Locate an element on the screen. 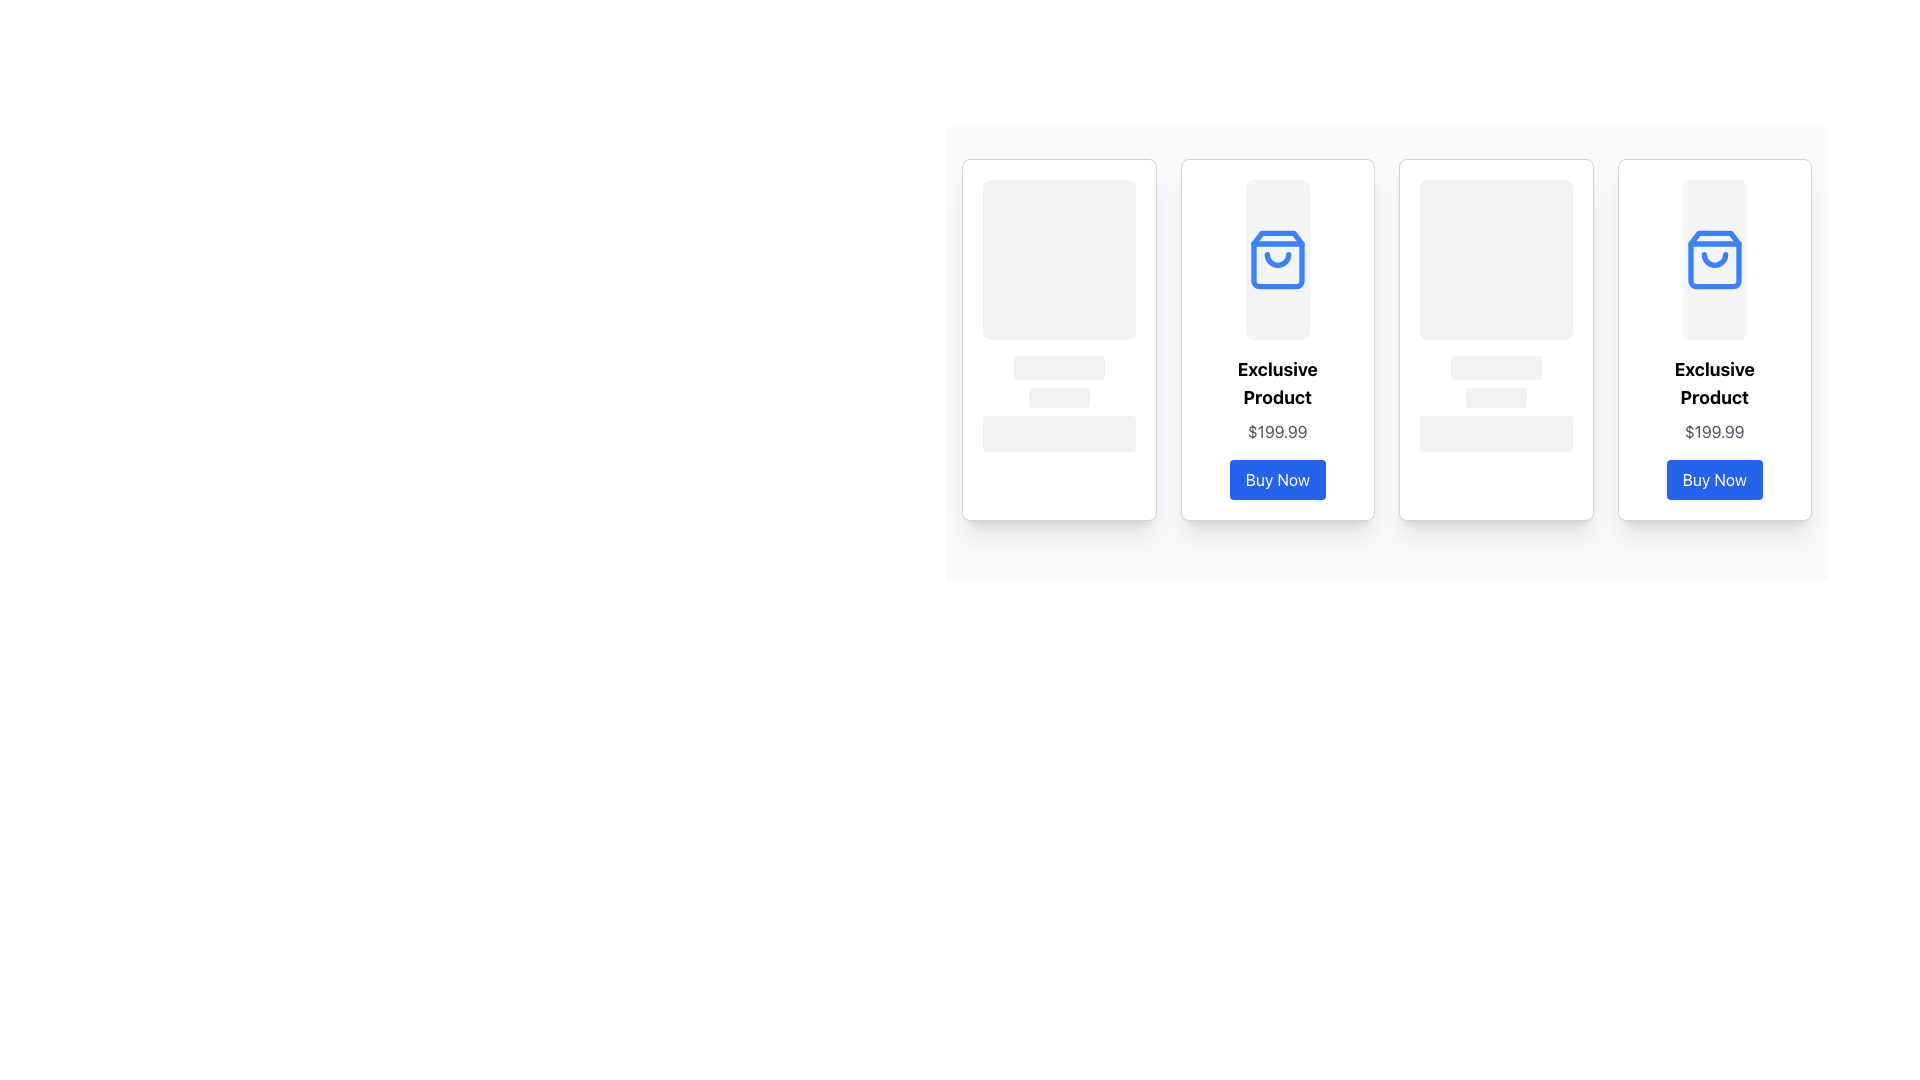 Image resolution: width=1920 pixels, height=1080 pixels. the first Placeholder card component in the four-card grid layout, located at the top-left corner of the grid is located at coordinates (1058, 338).